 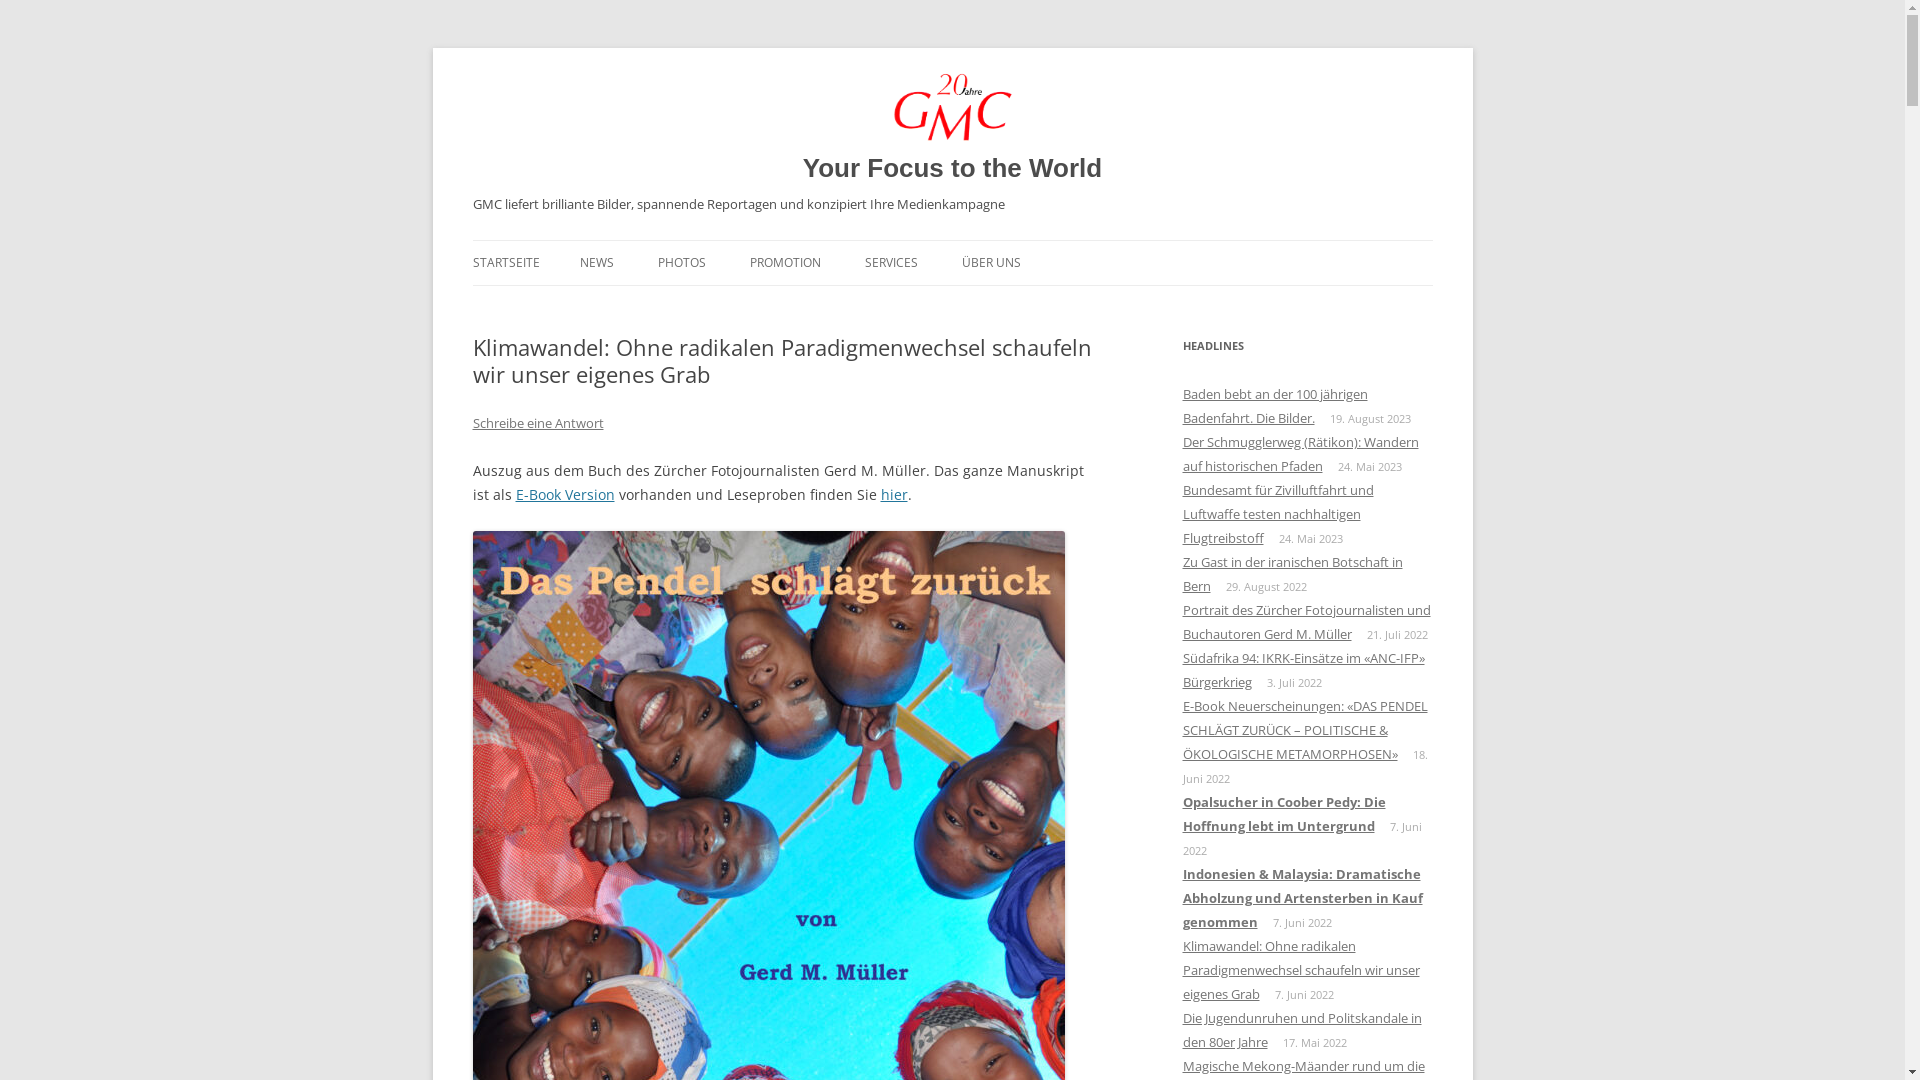 I want to click on 'Schreibe eine Antwort', so click(x=537, y=422).